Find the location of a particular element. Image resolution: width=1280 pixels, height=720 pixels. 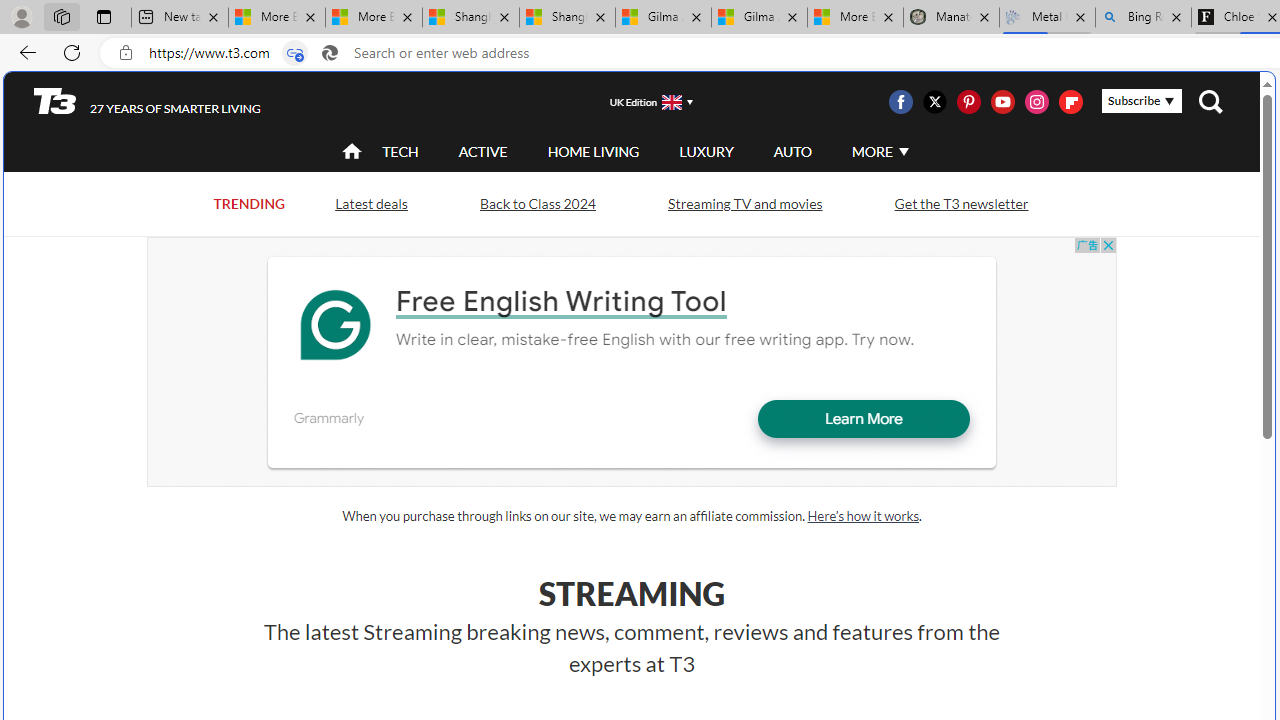

'TECH' is located at coordinates (400, 150).